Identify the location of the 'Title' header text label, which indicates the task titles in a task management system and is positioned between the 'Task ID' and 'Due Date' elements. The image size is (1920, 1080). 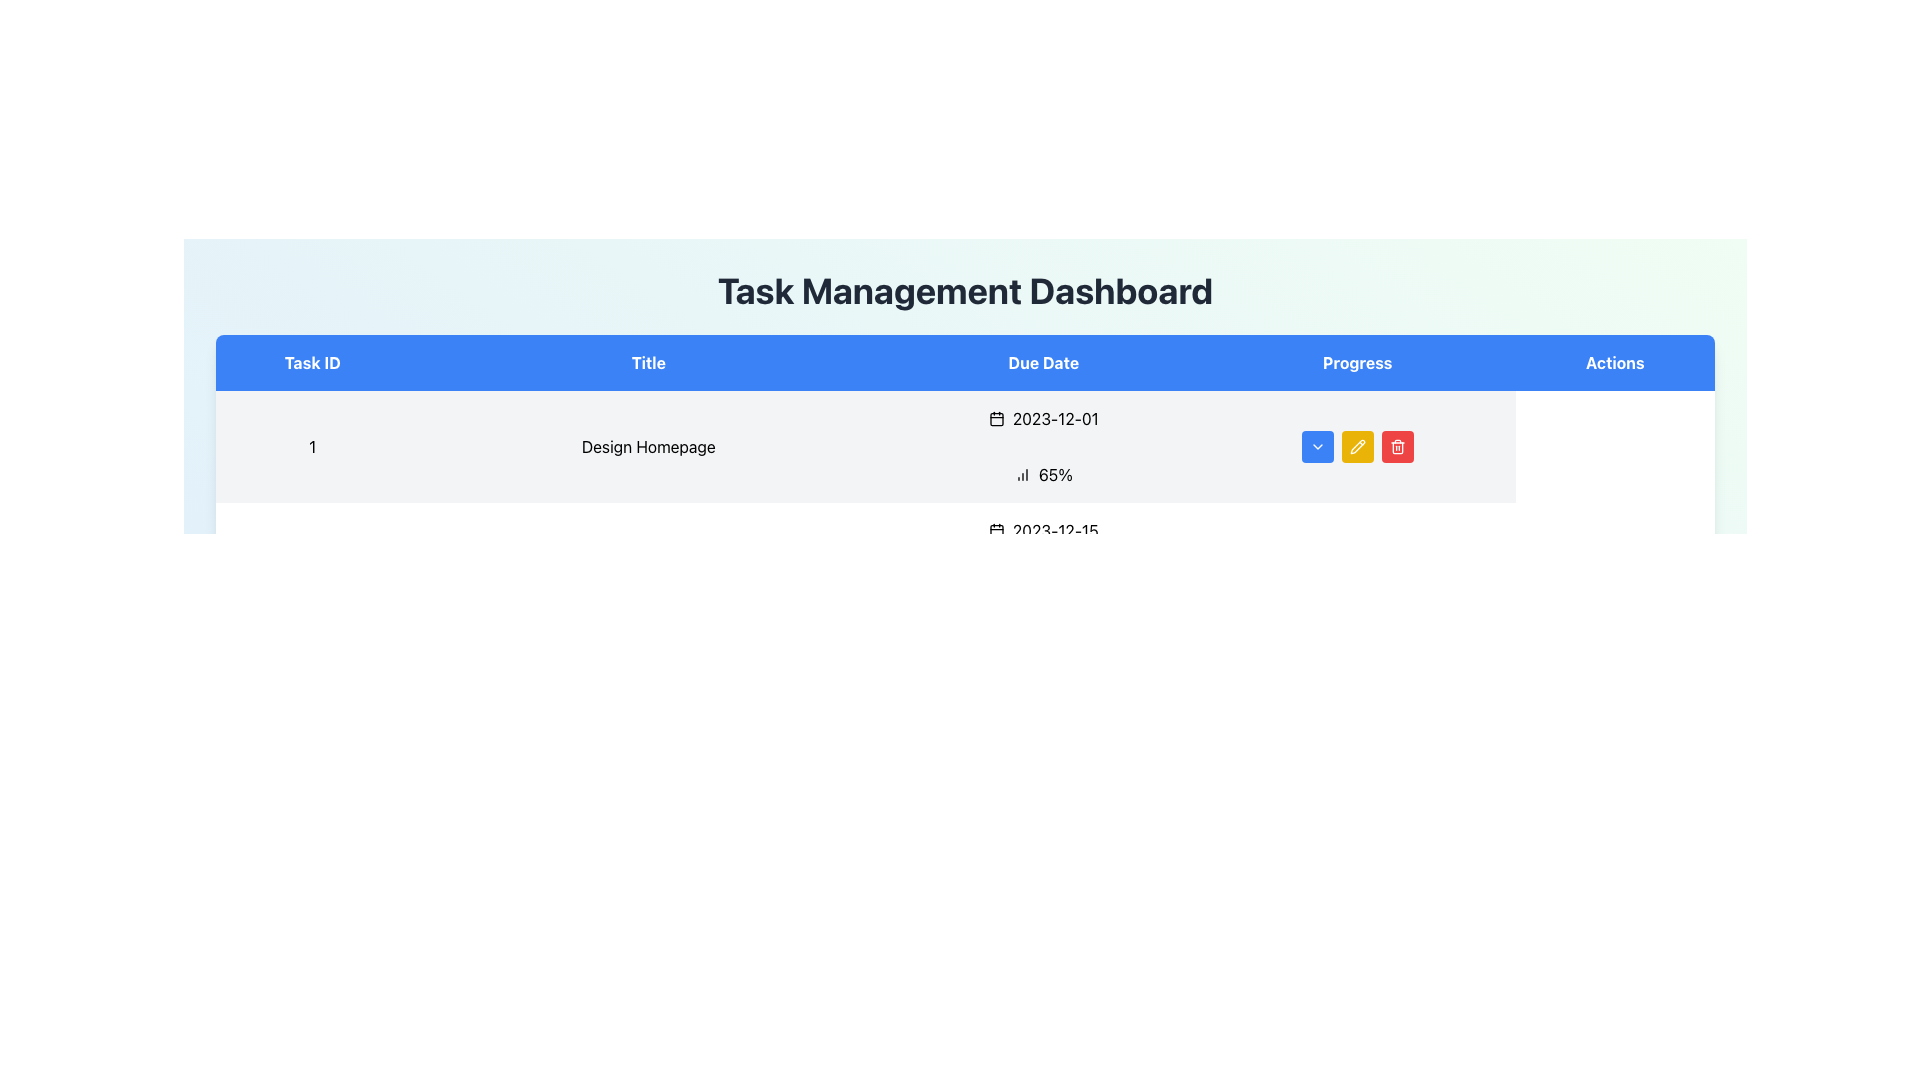
(648, 362).